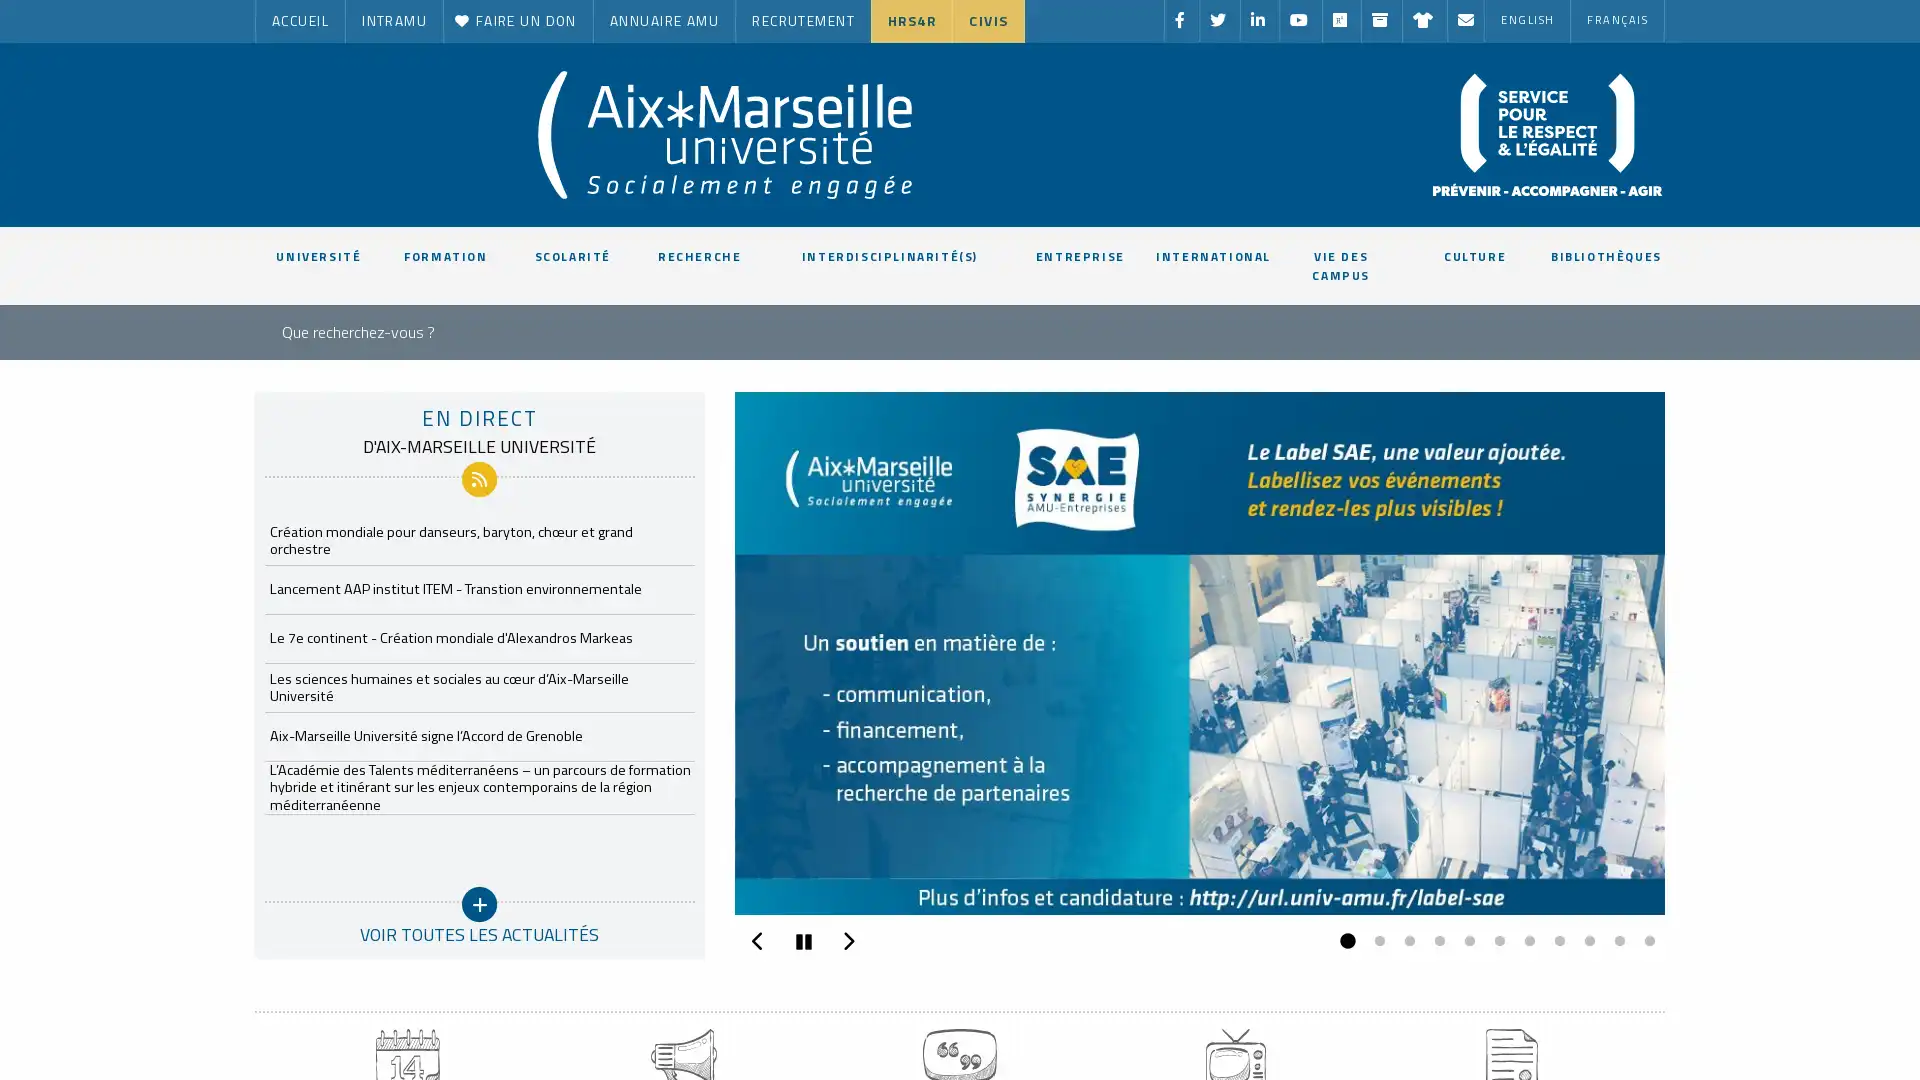  I want to click on Go to slide 4, so click(1434, 941).